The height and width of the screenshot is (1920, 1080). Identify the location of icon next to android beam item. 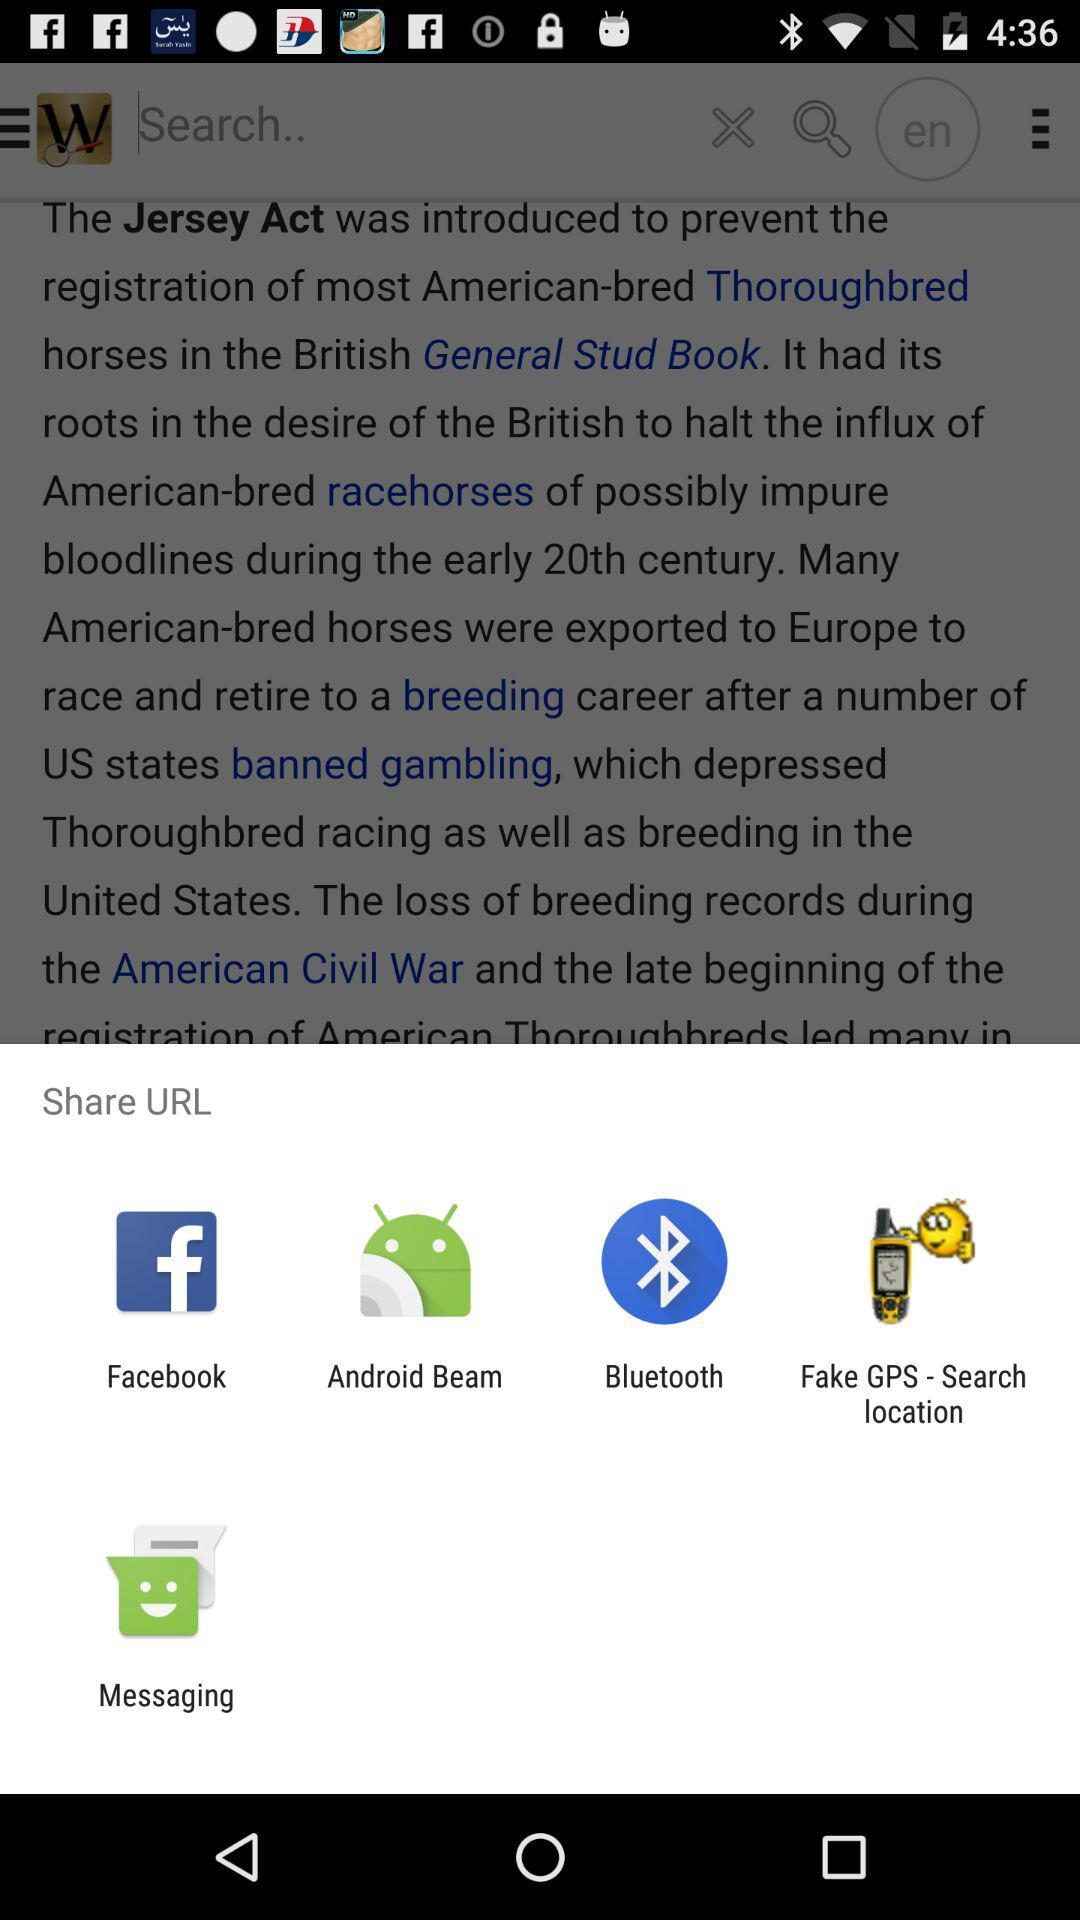
(165, 1392).